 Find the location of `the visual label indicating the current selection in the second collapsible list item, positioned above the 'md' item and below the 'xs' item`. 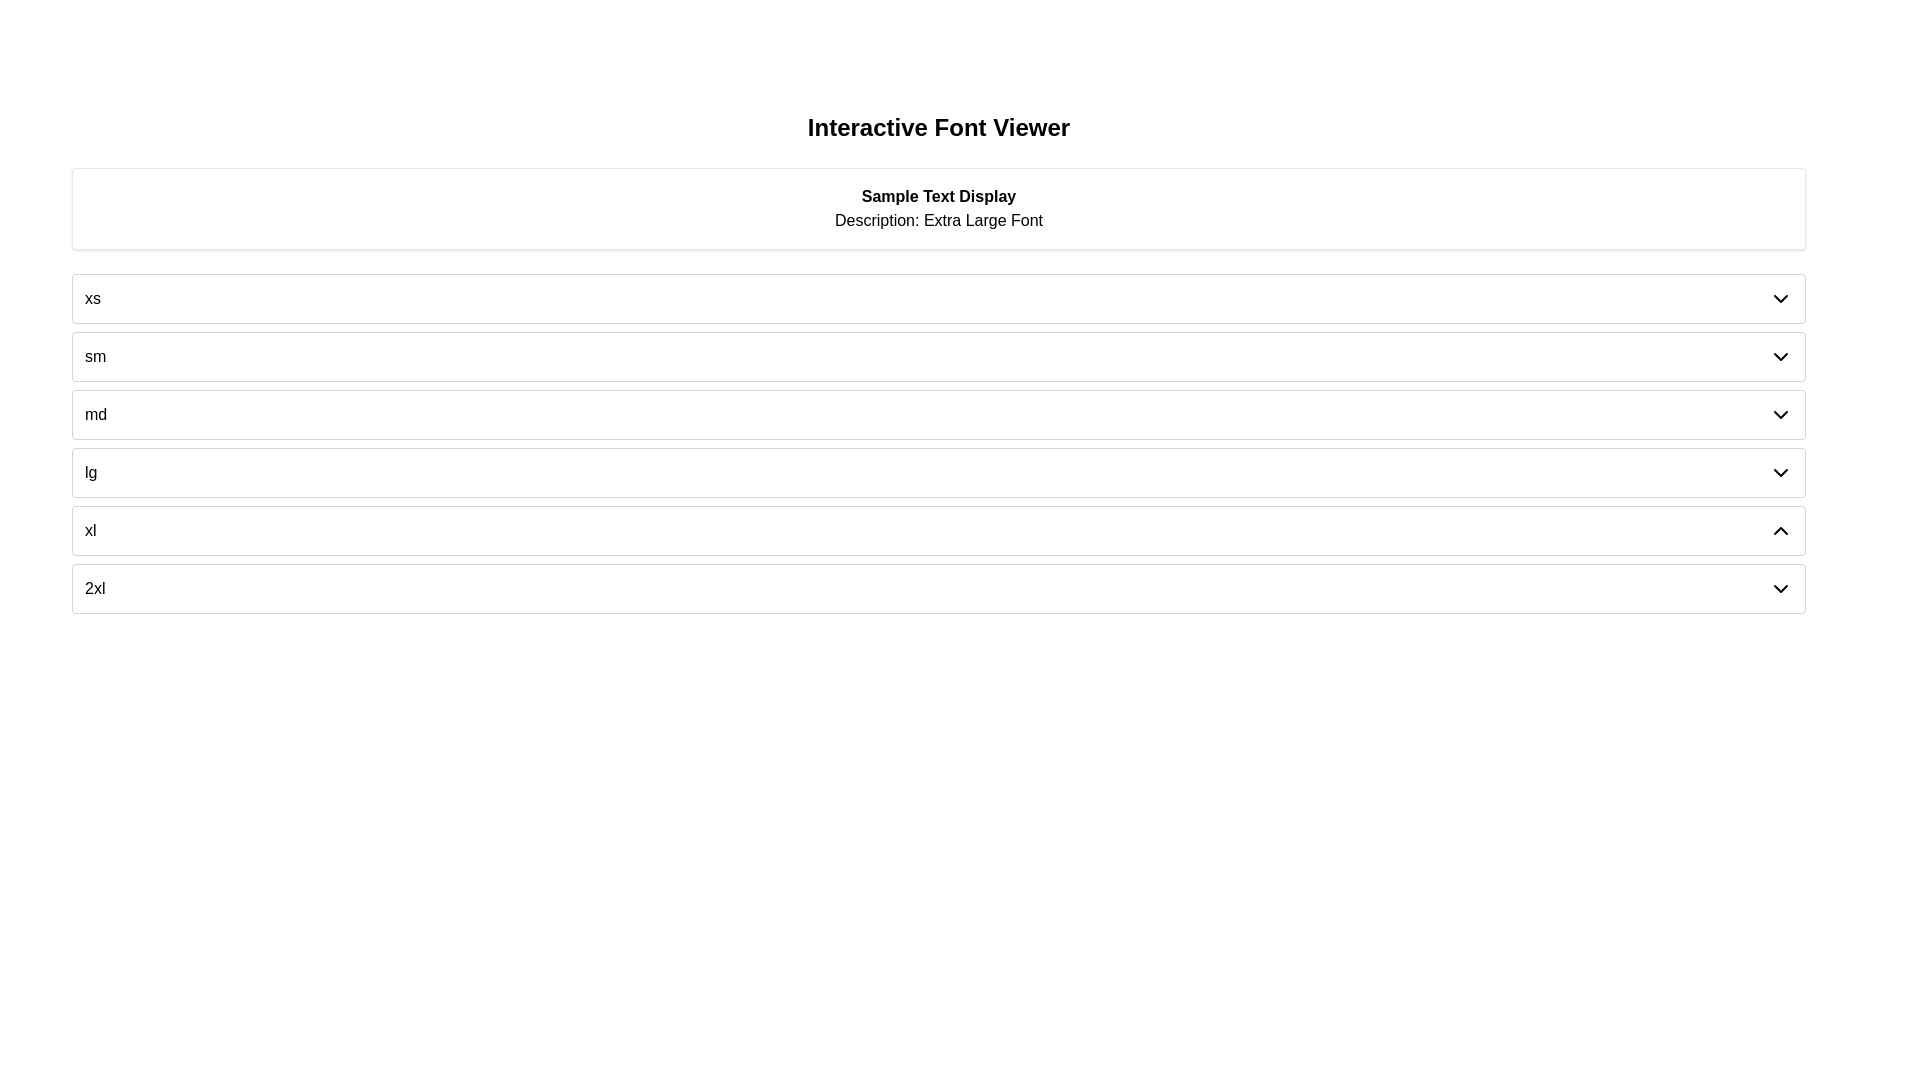

the visual label indicating the current selection in the second collapsible list item, positioned above the 'md' item and below the 'xs' item is located at coordinates (94, 356).